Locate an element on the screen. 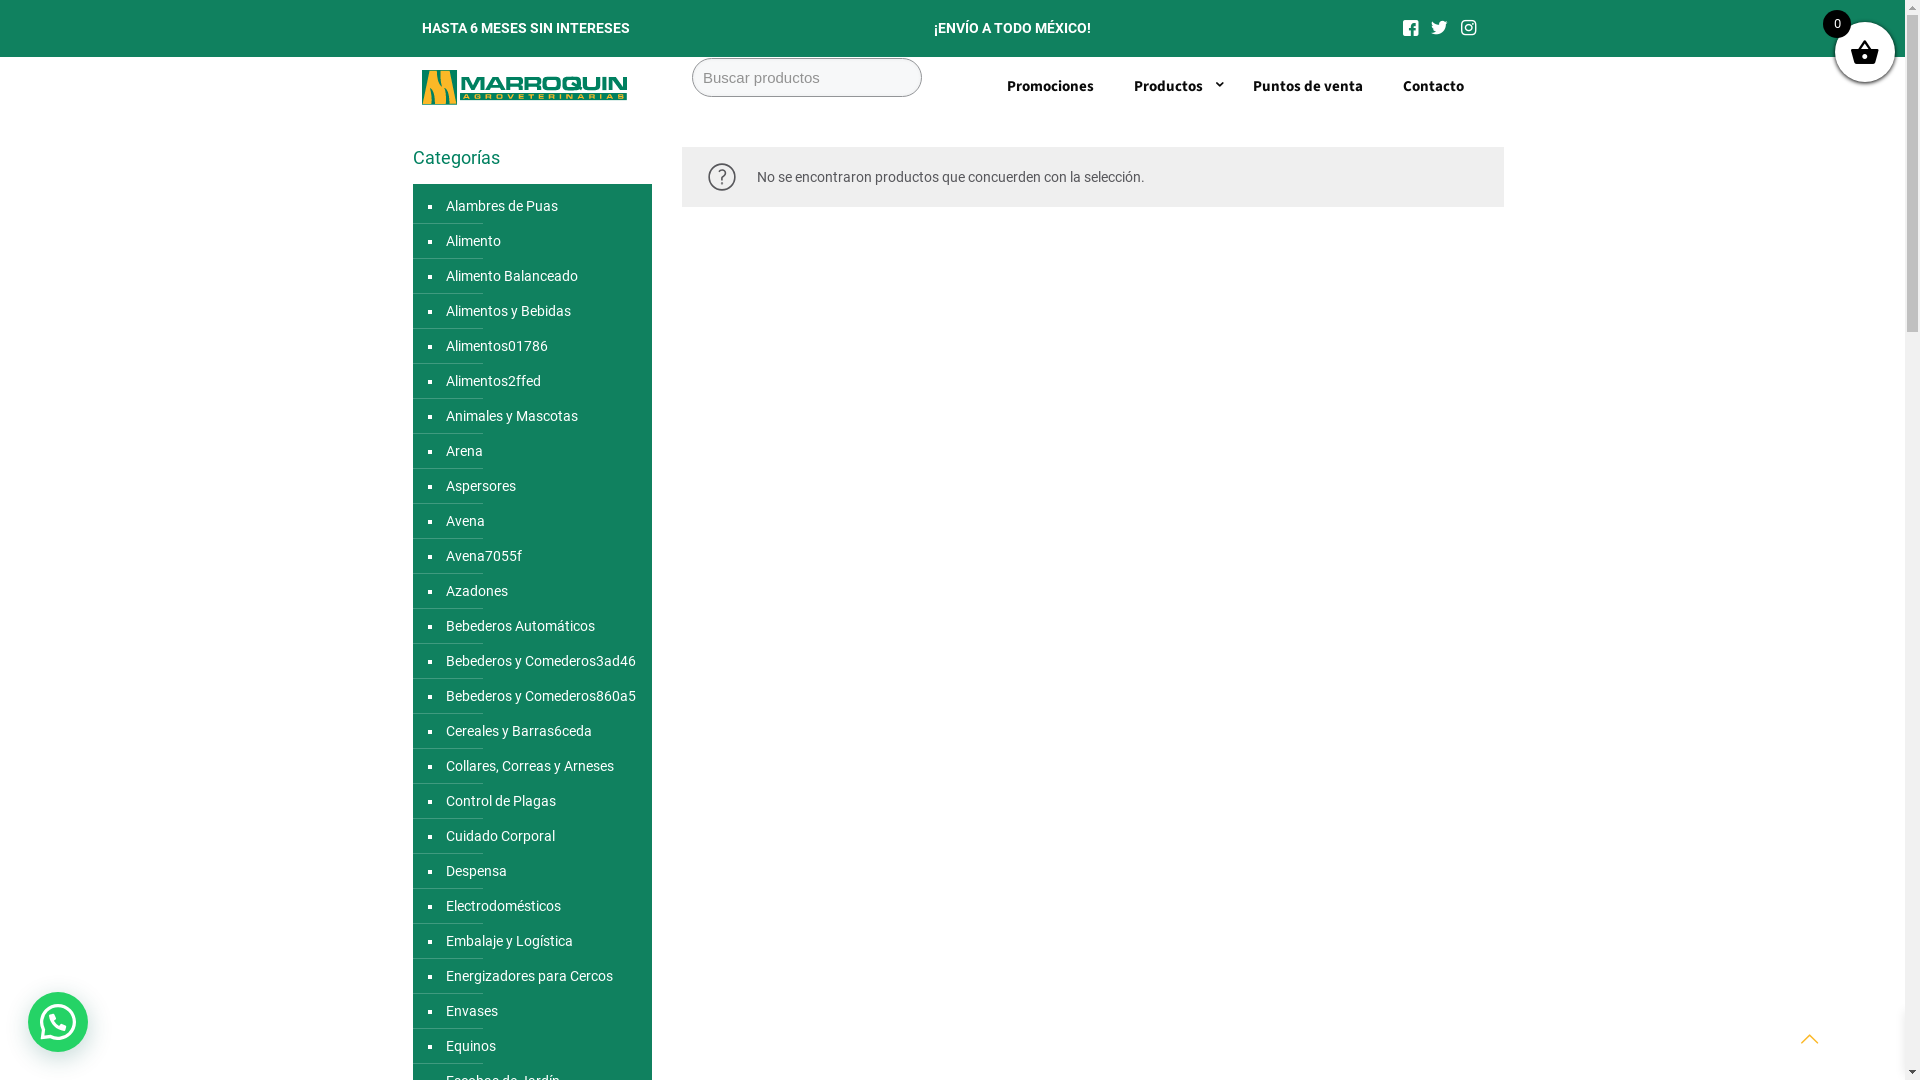  'Cuidado Corporal' is located at coordinates (542, 836).